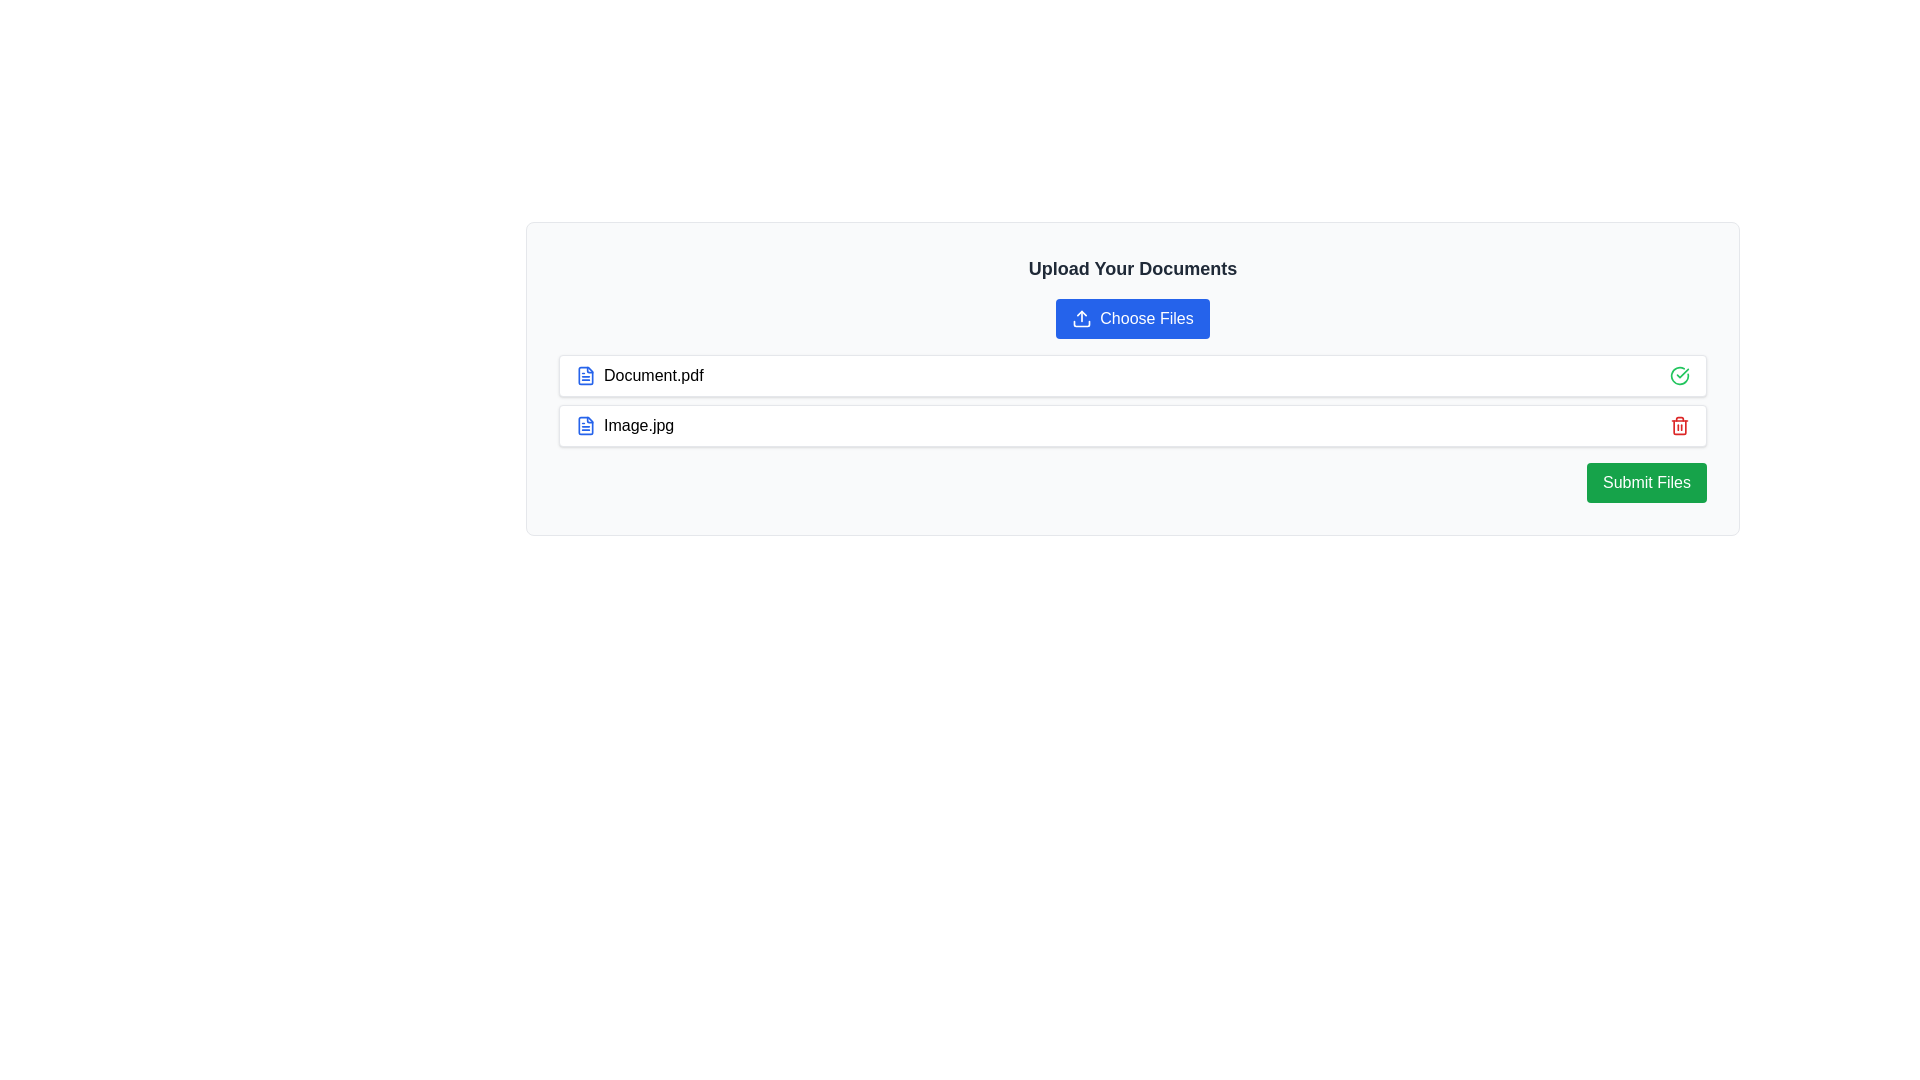 This screenshot has height=1080, width=1920. What do you see at coordinates (1680, 375) in the screenshot?
I see `the green circular checkmark icon indicating a successful state for the list item labeled 'Document.pdf'` at bounding box center [1680, 375].